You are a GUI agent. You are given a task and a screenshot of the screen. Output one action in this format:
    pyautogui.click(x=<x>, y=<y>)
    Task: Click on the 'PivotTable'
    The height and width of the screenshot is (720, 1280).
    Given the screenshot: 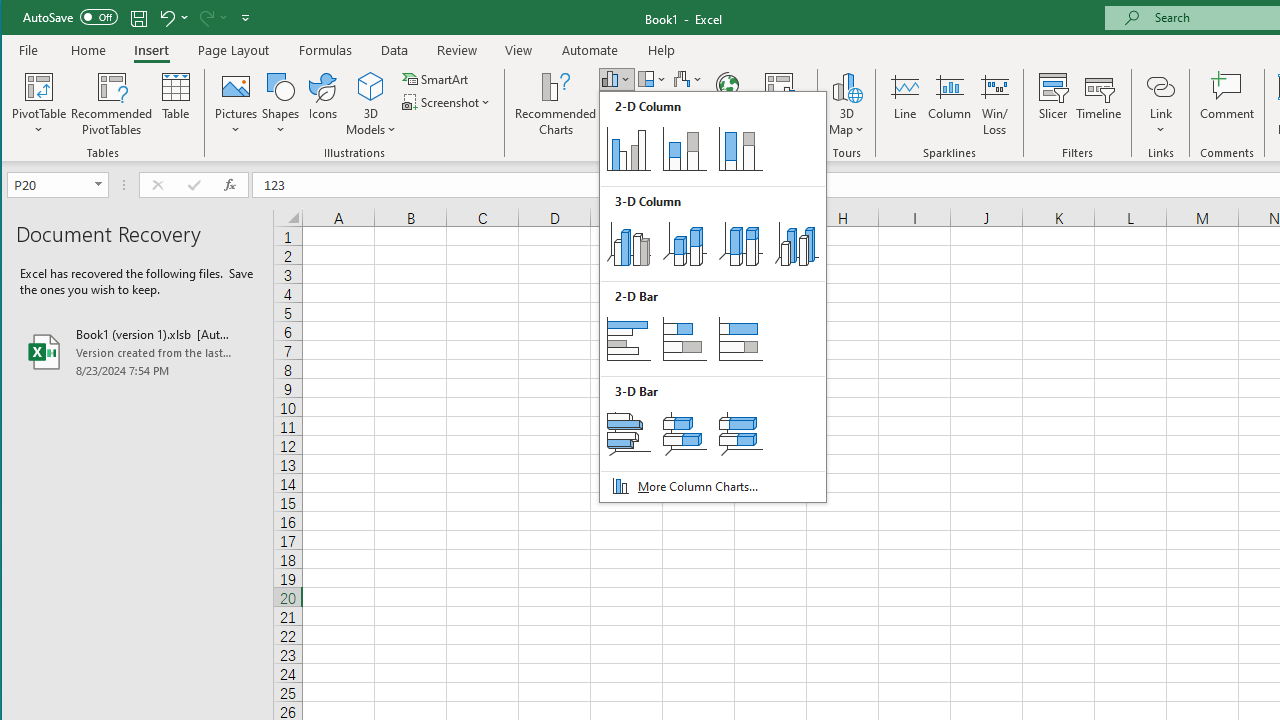 What is the action you would take?
    pyautogui.click(x=39, y=104)
    